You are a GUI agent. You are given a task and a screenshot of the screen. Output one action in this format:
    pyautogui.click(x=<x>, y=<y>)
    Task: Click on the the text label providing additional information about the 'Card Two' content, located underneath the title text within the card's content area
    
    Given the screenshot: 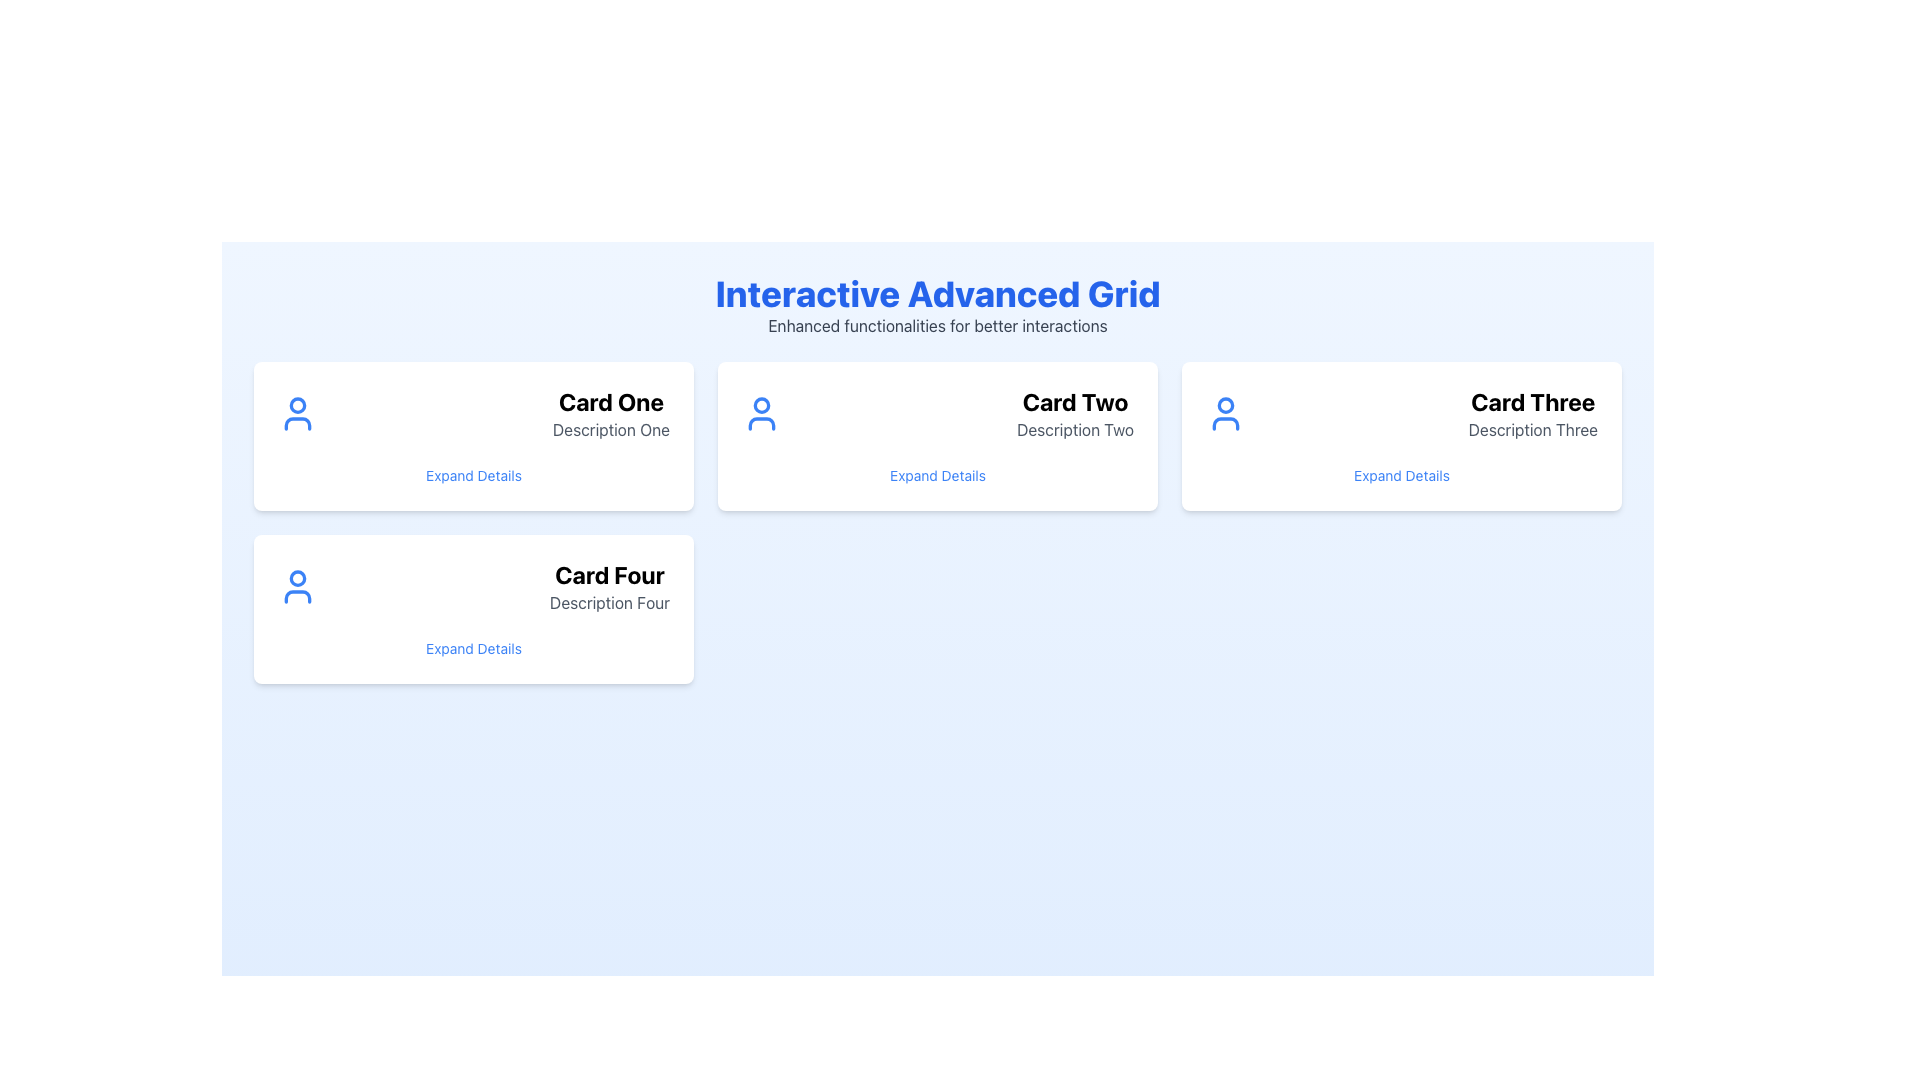 What is the action you would take?
    pyautogui.click(x=1074, y=428)
    